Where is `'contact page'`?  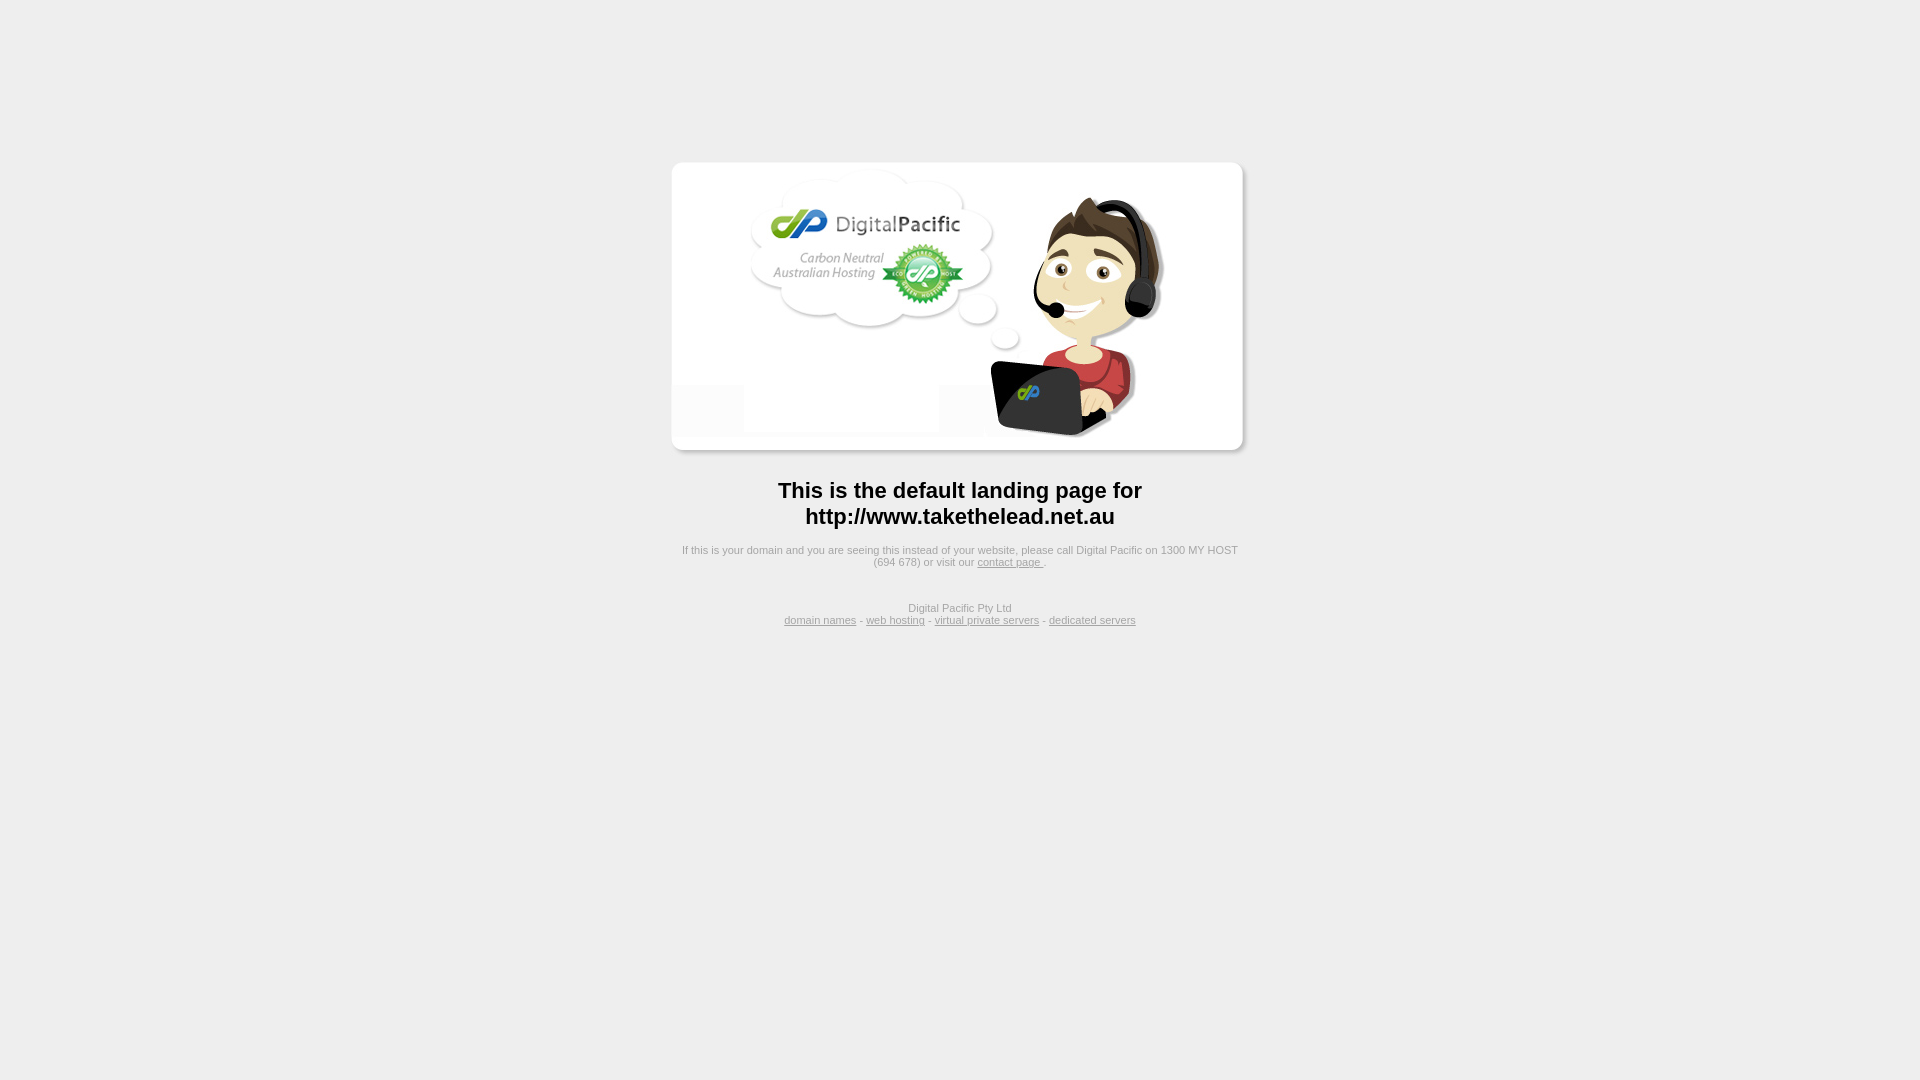
'contact page' is located at coordinates (1009, 562).